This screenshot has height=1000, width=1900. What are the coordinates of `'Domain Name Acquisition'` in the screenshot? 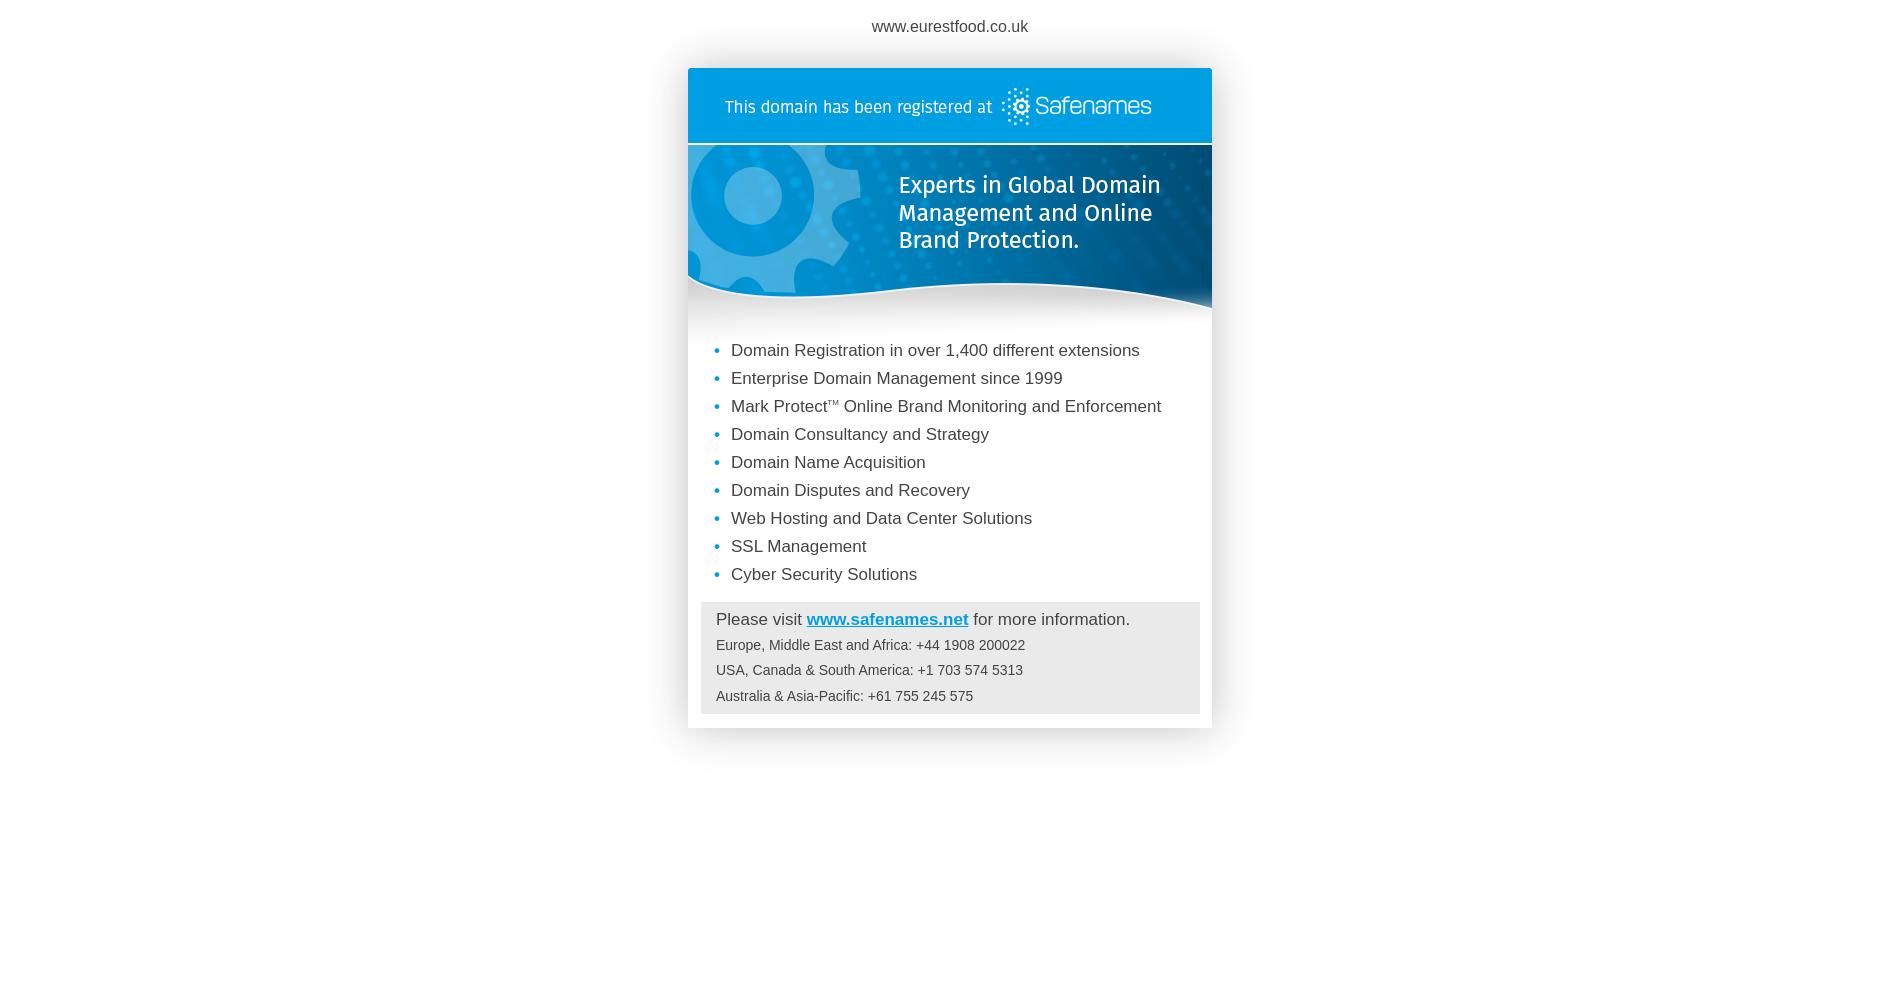 It's located at (827, 460).